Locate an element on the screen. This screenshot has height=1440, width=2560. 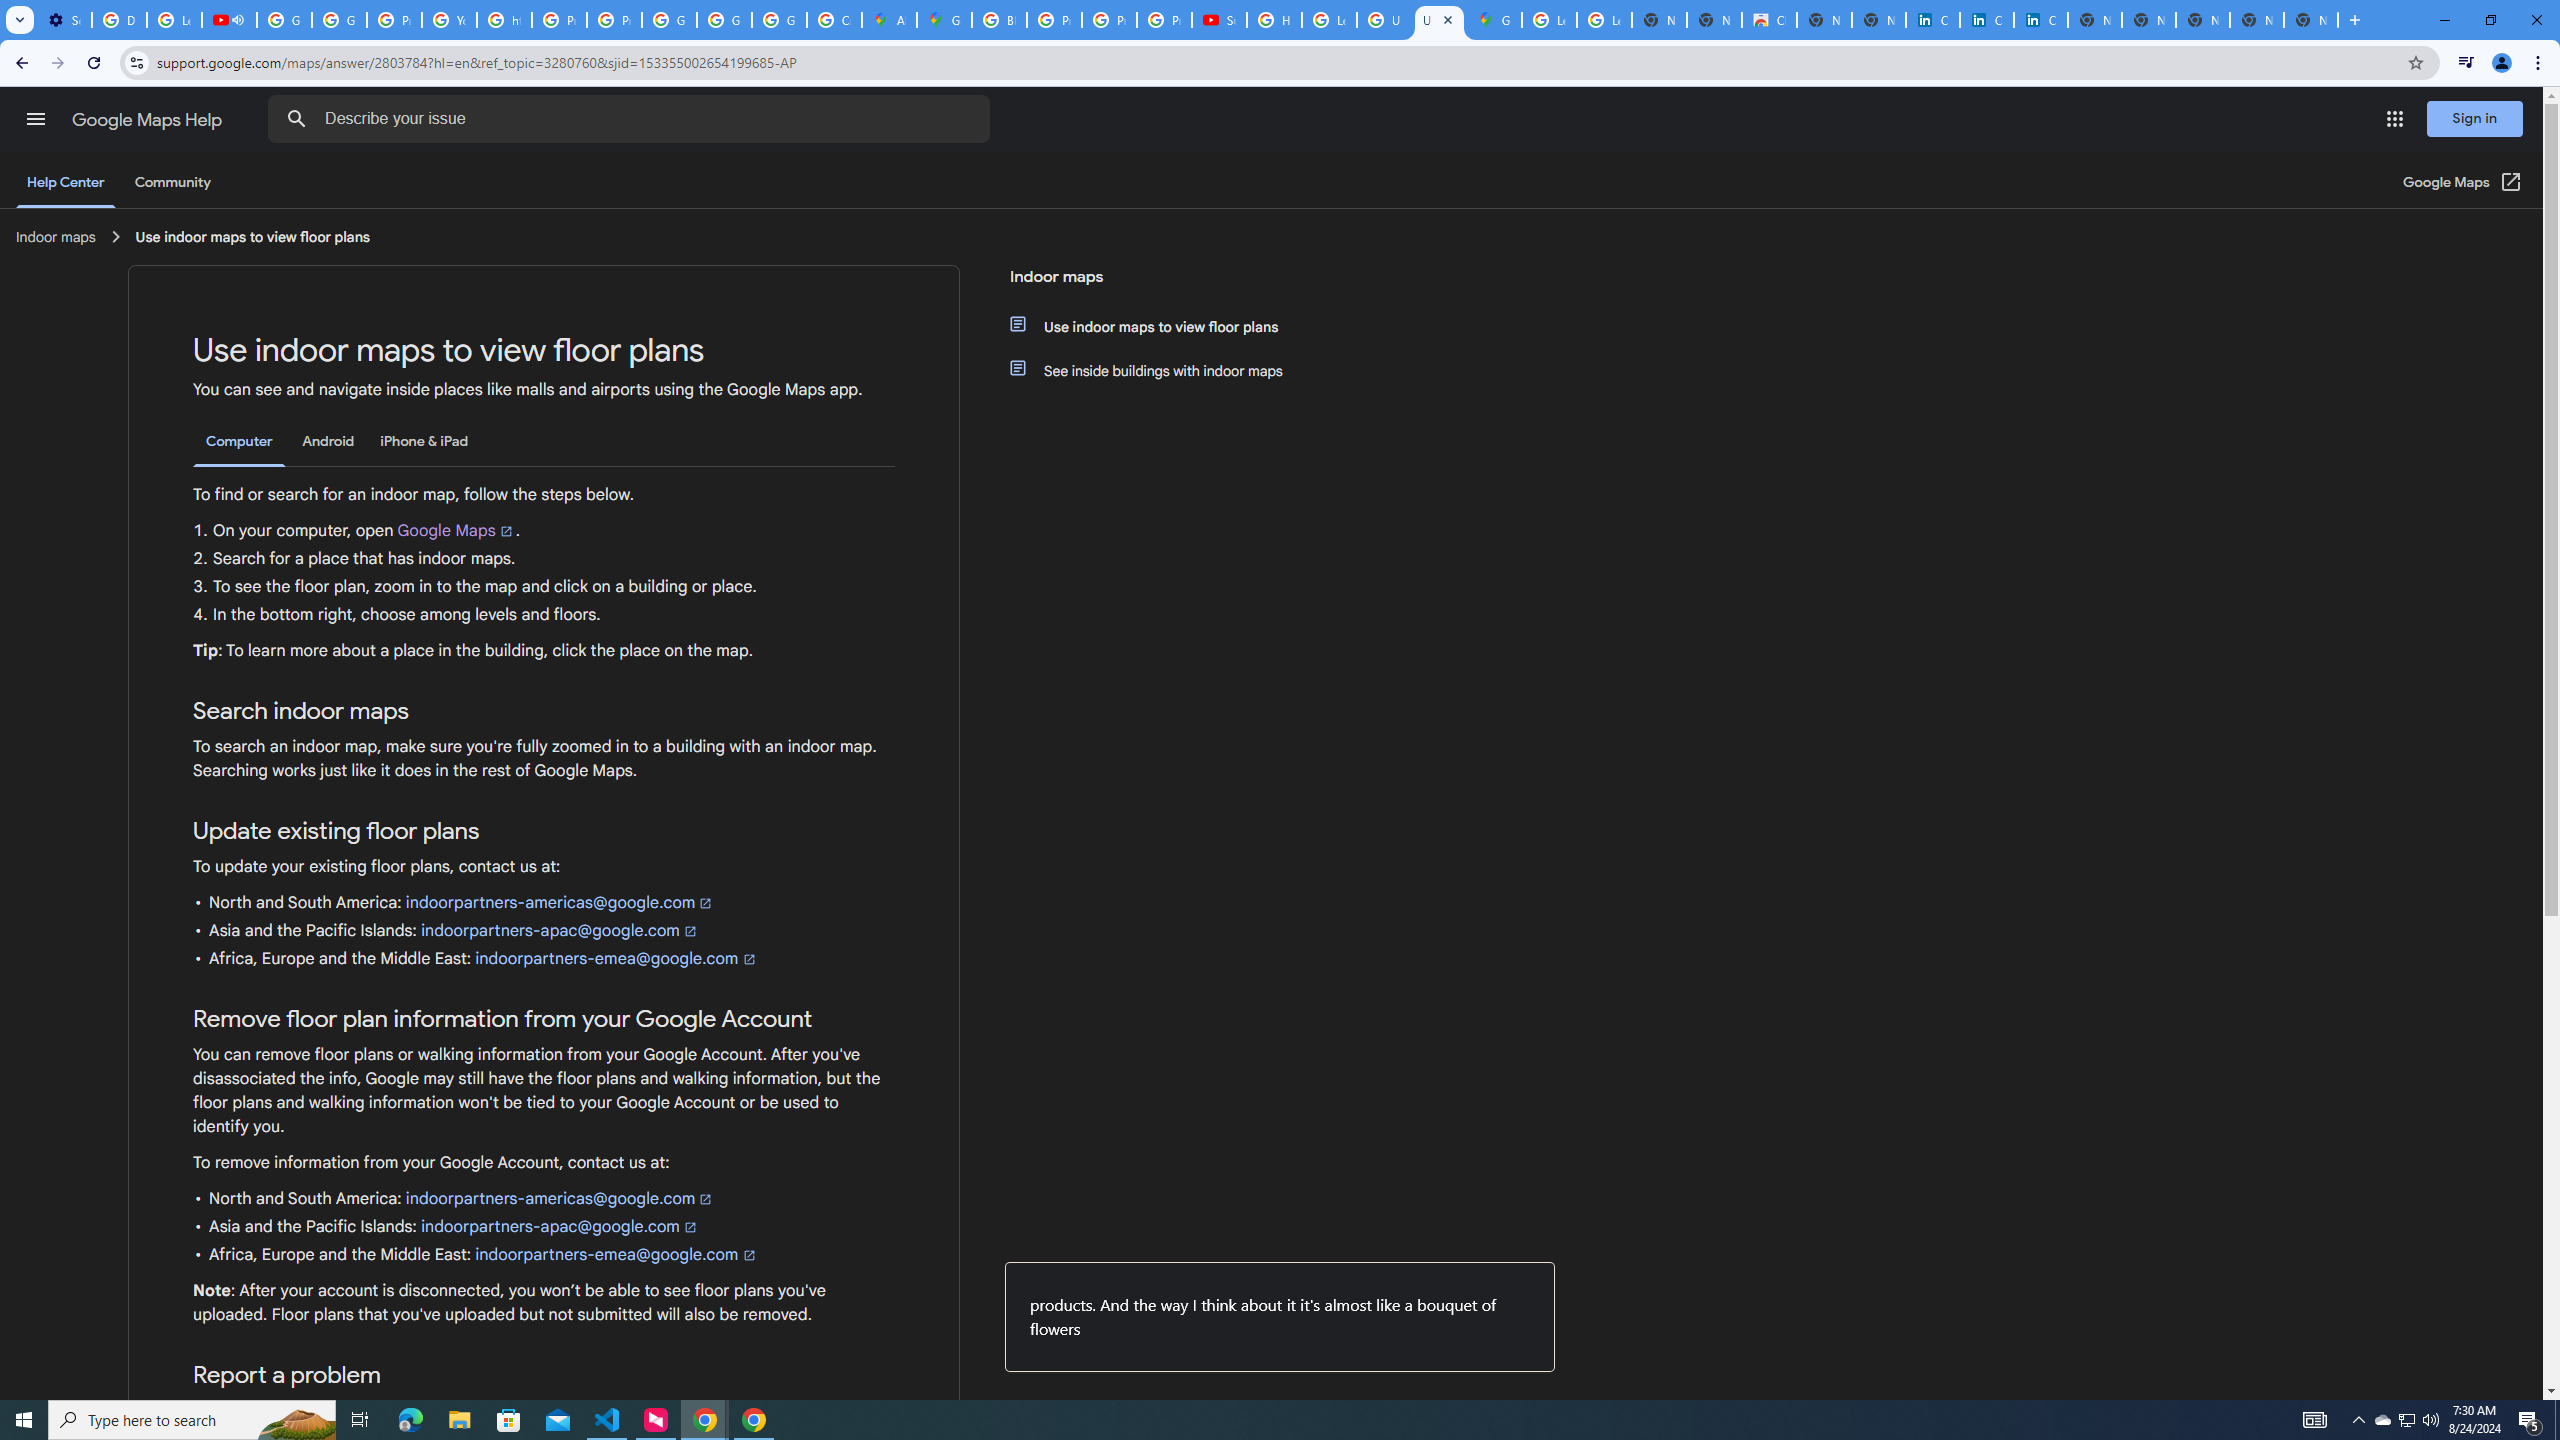
'Subscriptions - YouTube' is located at coordinates (1218, 19).